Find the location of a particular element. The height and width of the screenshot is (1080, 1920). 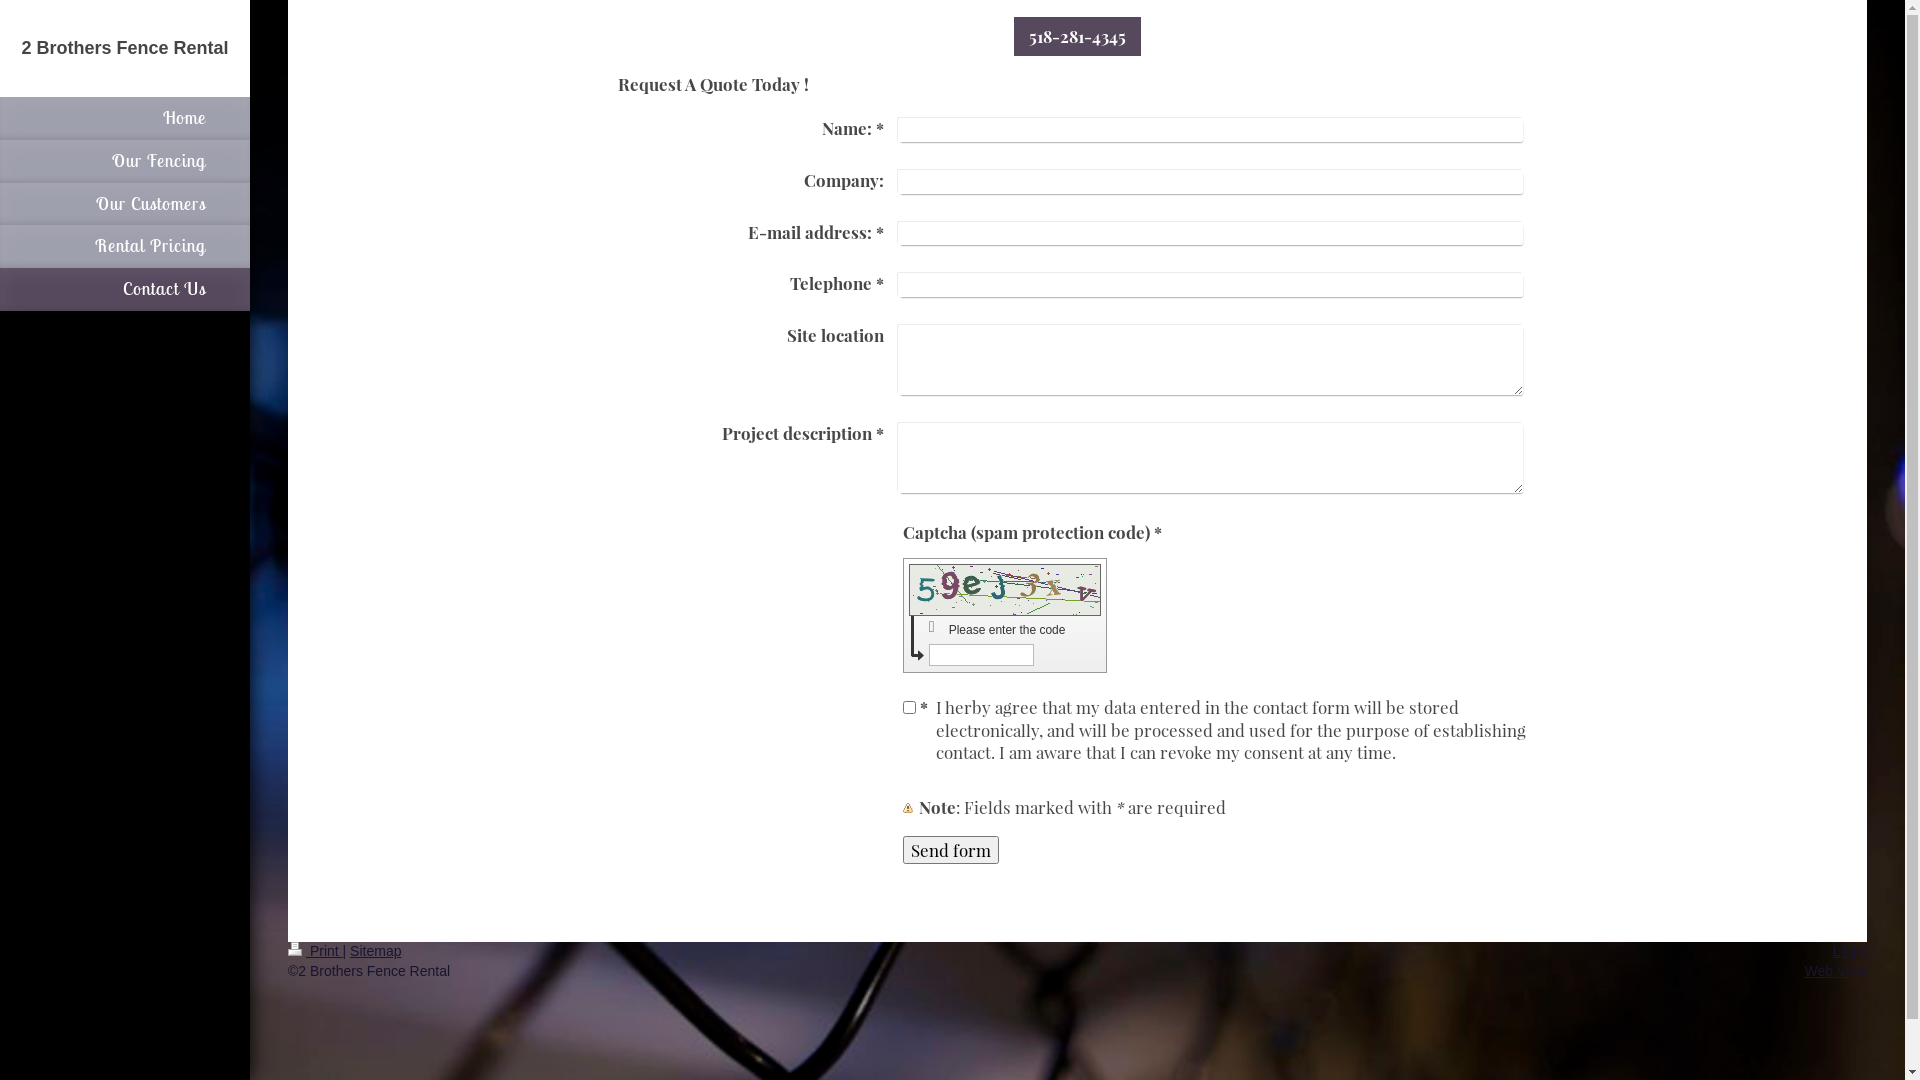

'Print' is located at coordinates (314, 950).